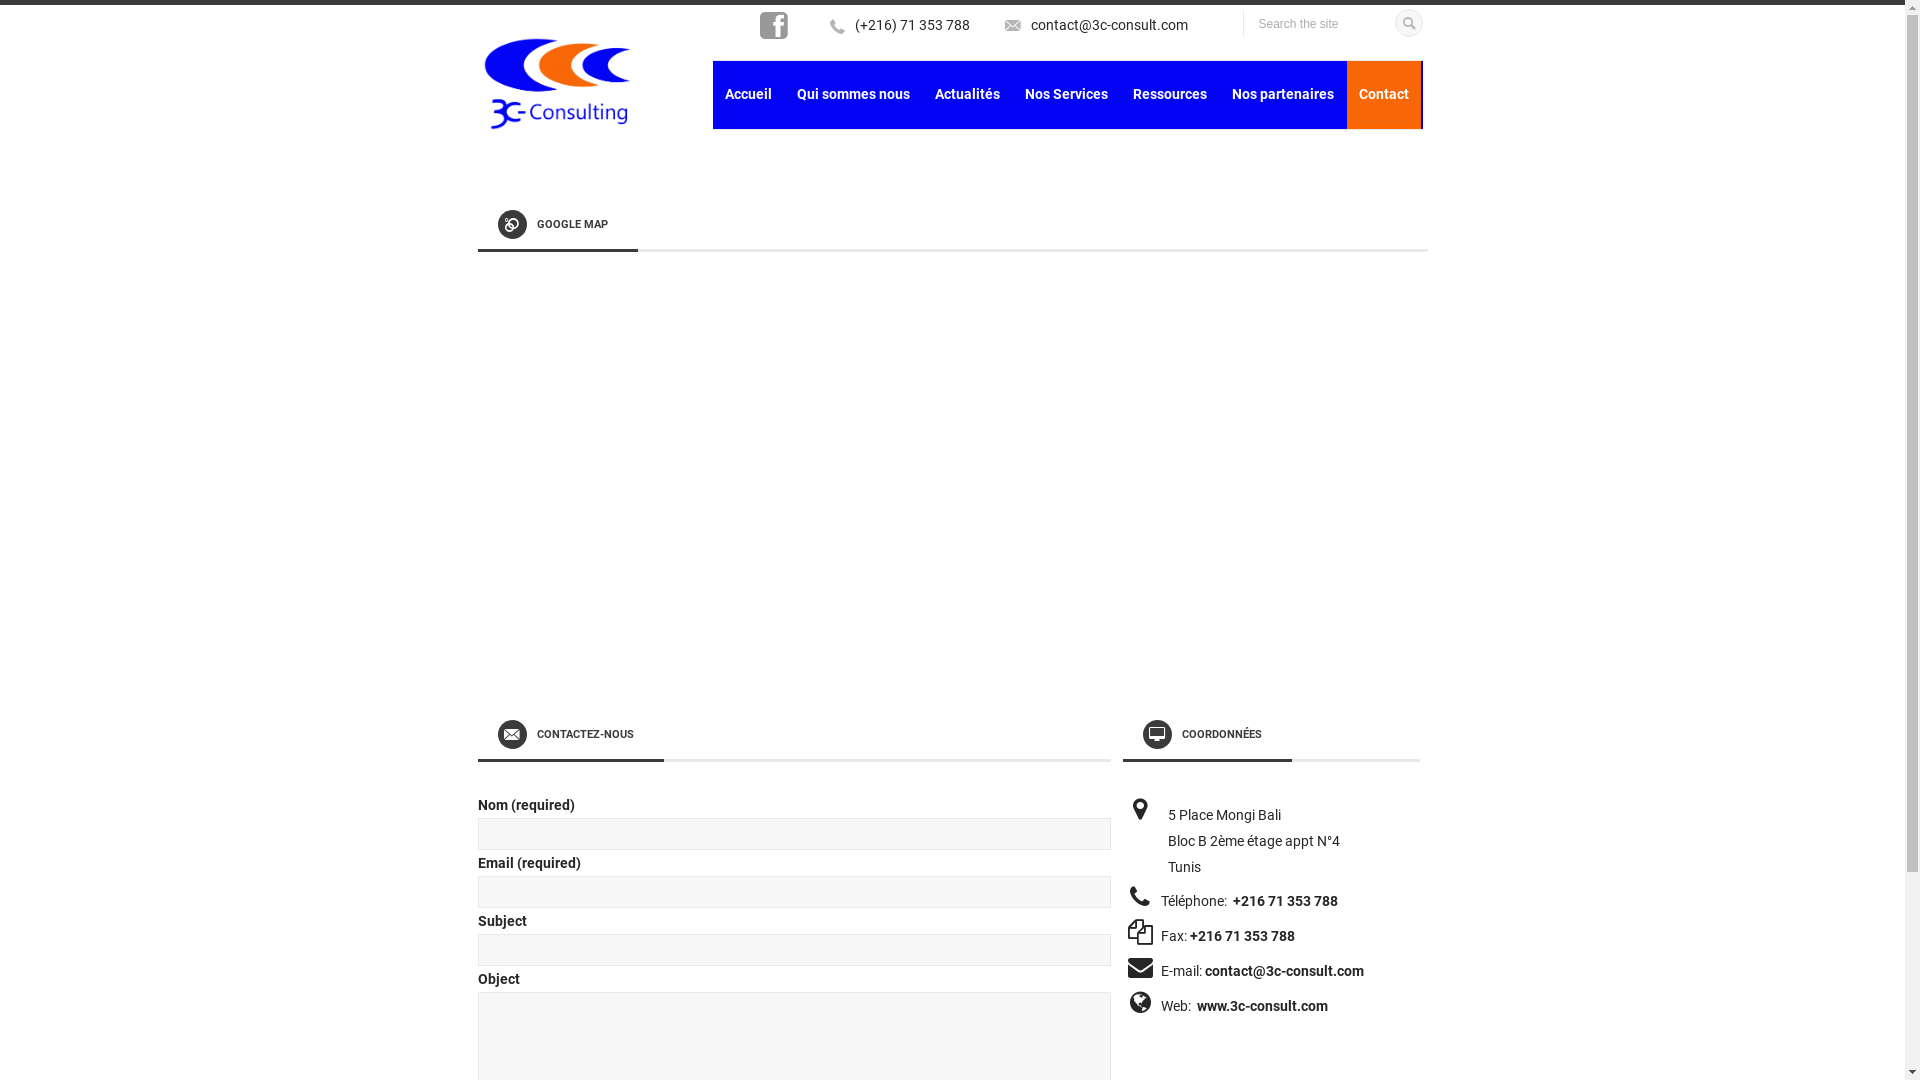 This screenshot has height=1080, width=1920. What do you see at coordinates (1381, 95) in the screenshot?
I see `'Contact'` at bounding box center [1381, 95].